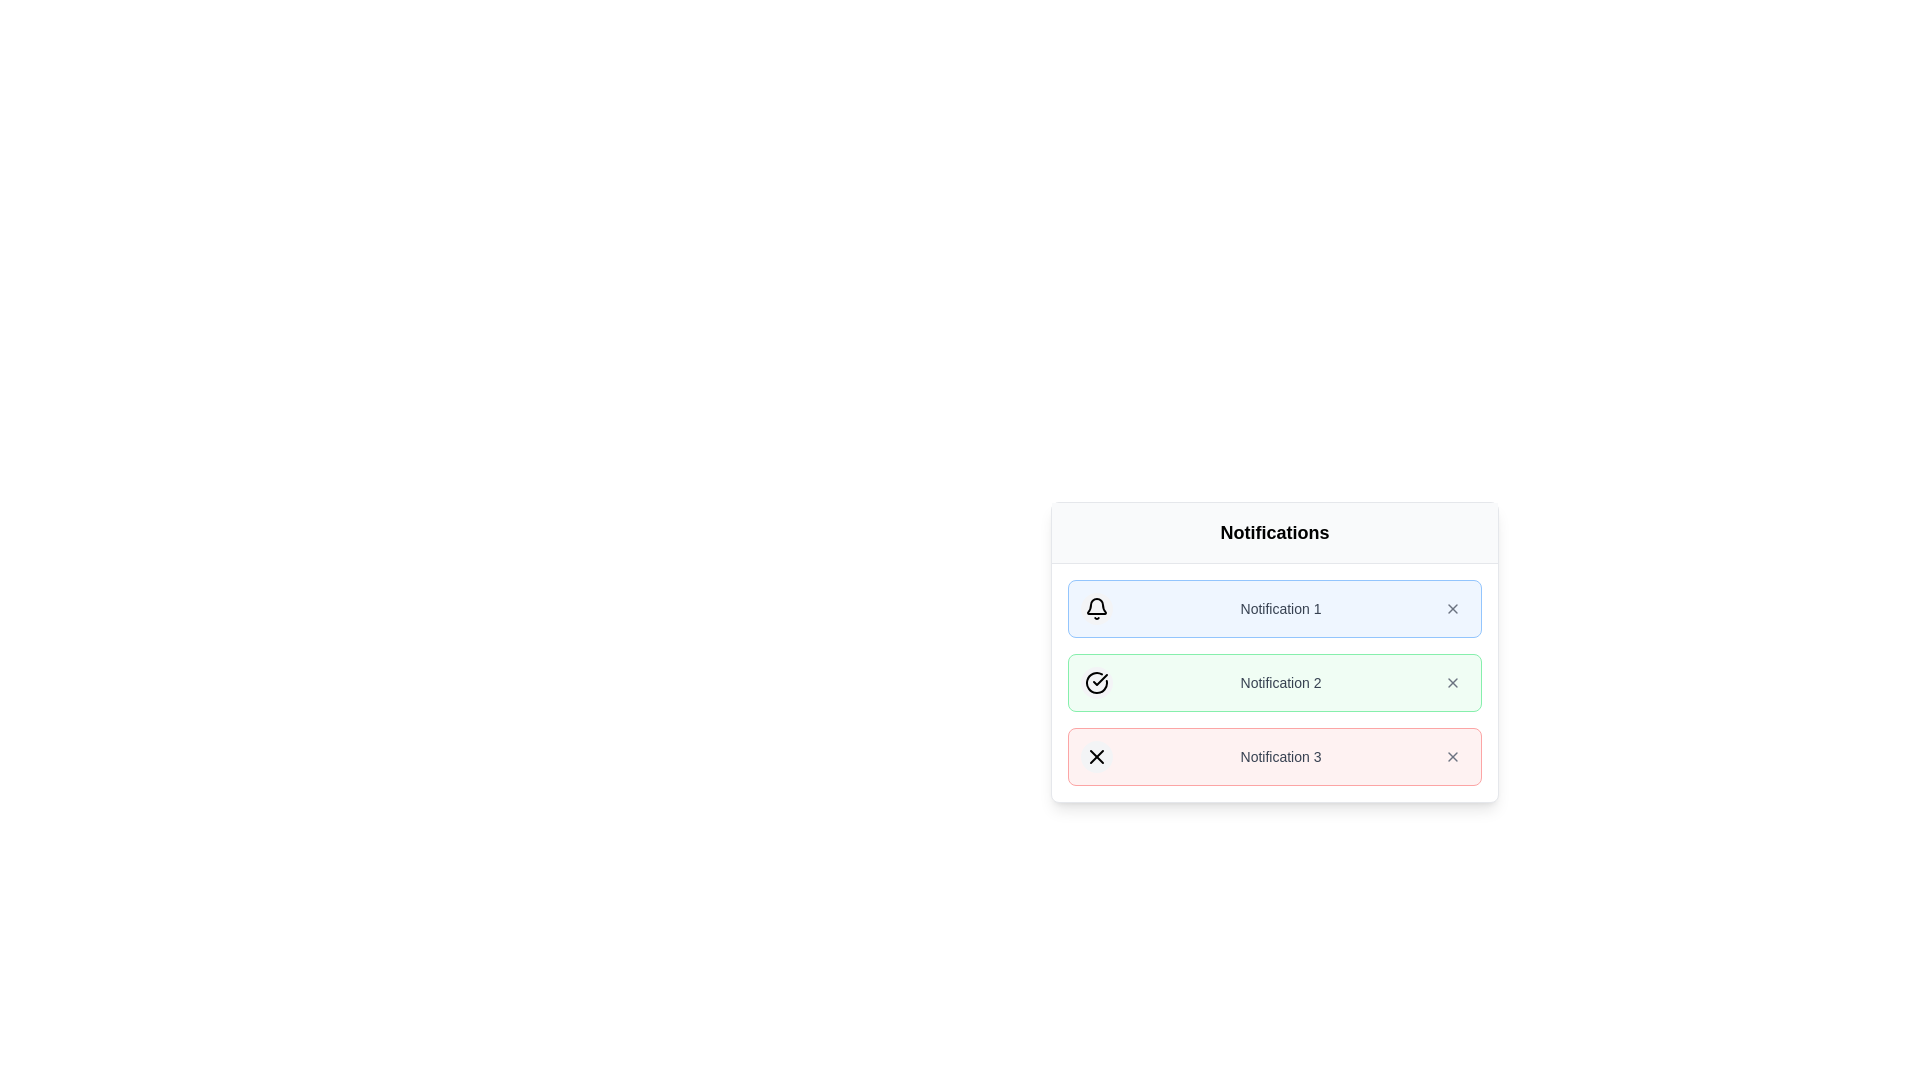 The height and width of the screenshot is (1080, 1920). I want to click on the text label displaying 'Notification 1', which is styled in a small font size with gray coloring and is part of a vertically stacked list of notification entries, so click(1281, 608).